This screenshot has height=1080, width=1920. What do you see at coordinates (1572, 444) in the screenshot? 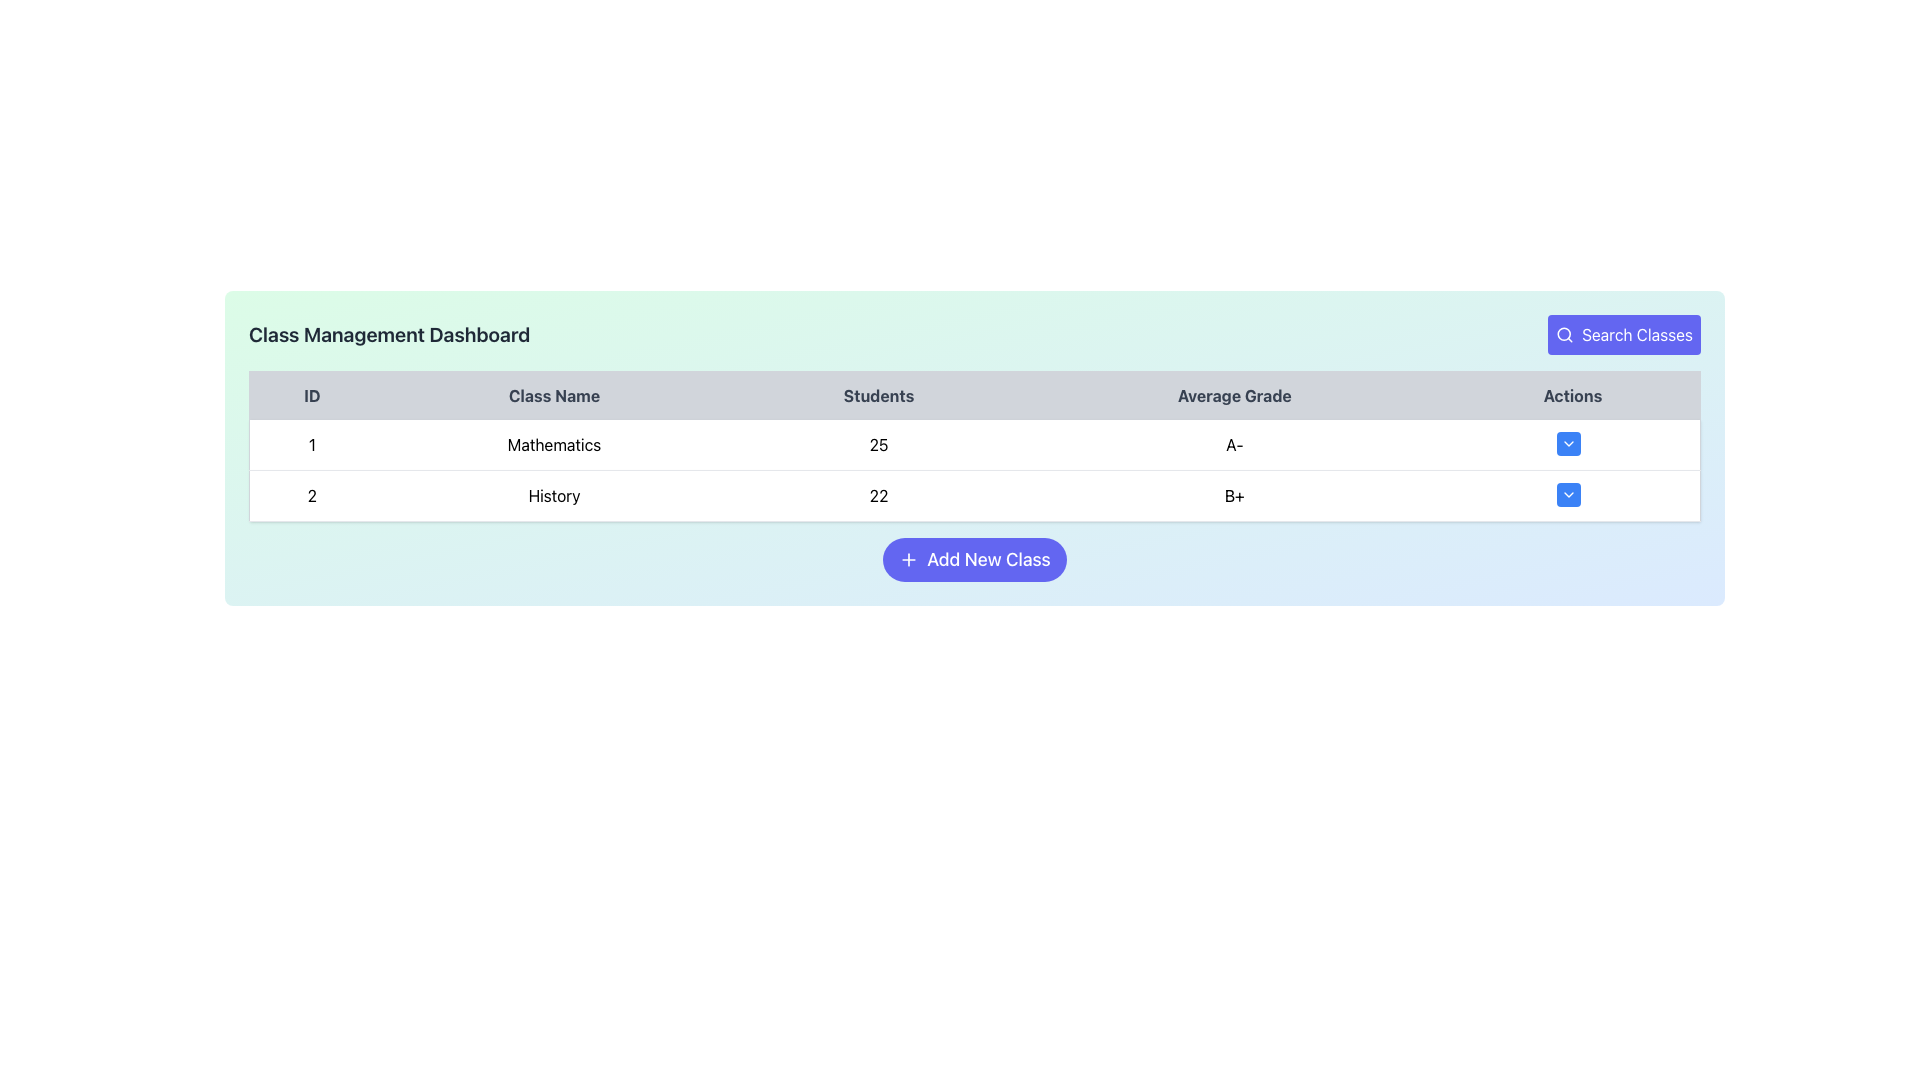
I see `the interactive button in the 'Actions' column of the first row corresponding to the 'Mathematics' class entry` at bounding box center [1572, 444].